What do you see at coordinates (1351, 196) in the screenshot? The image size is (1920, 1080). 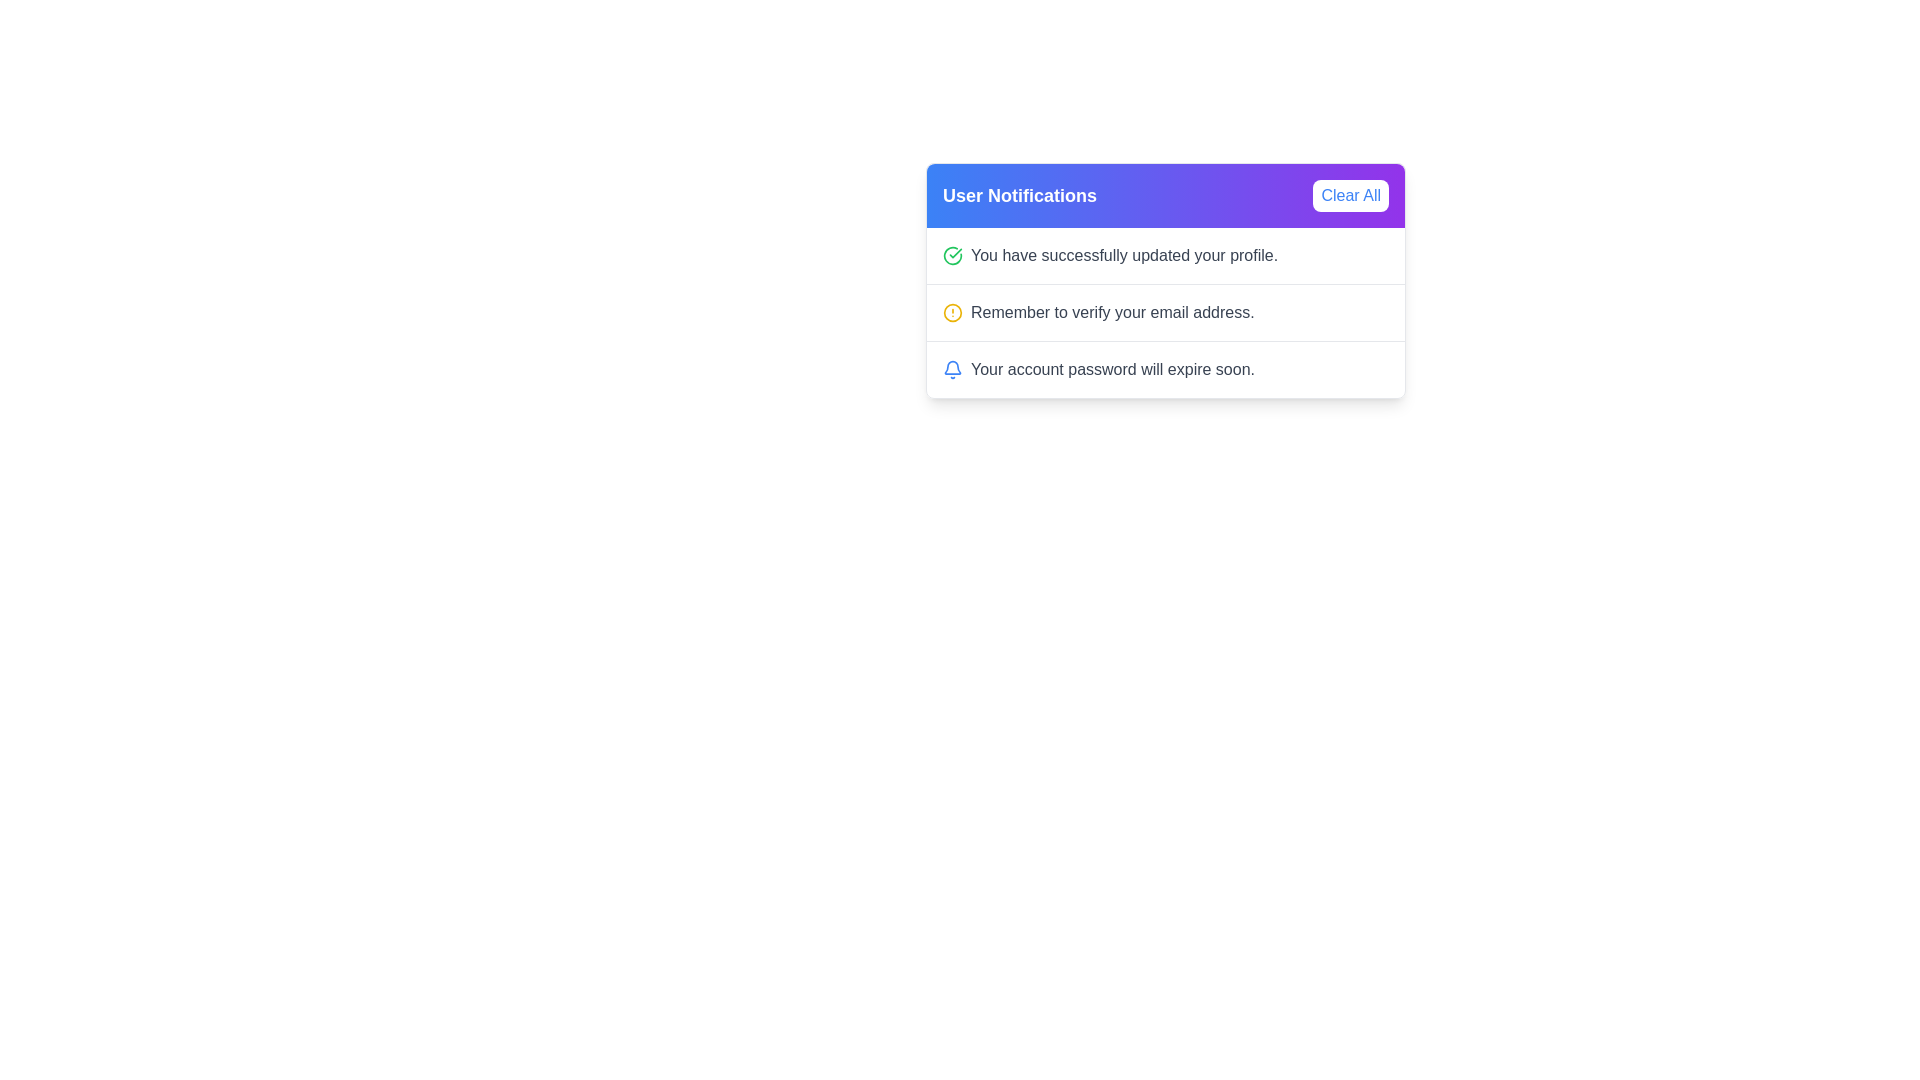 I see `the 'Clear All' button in the top-right corner of the 'User Notifications' section` at bounding box center [1351, 196].